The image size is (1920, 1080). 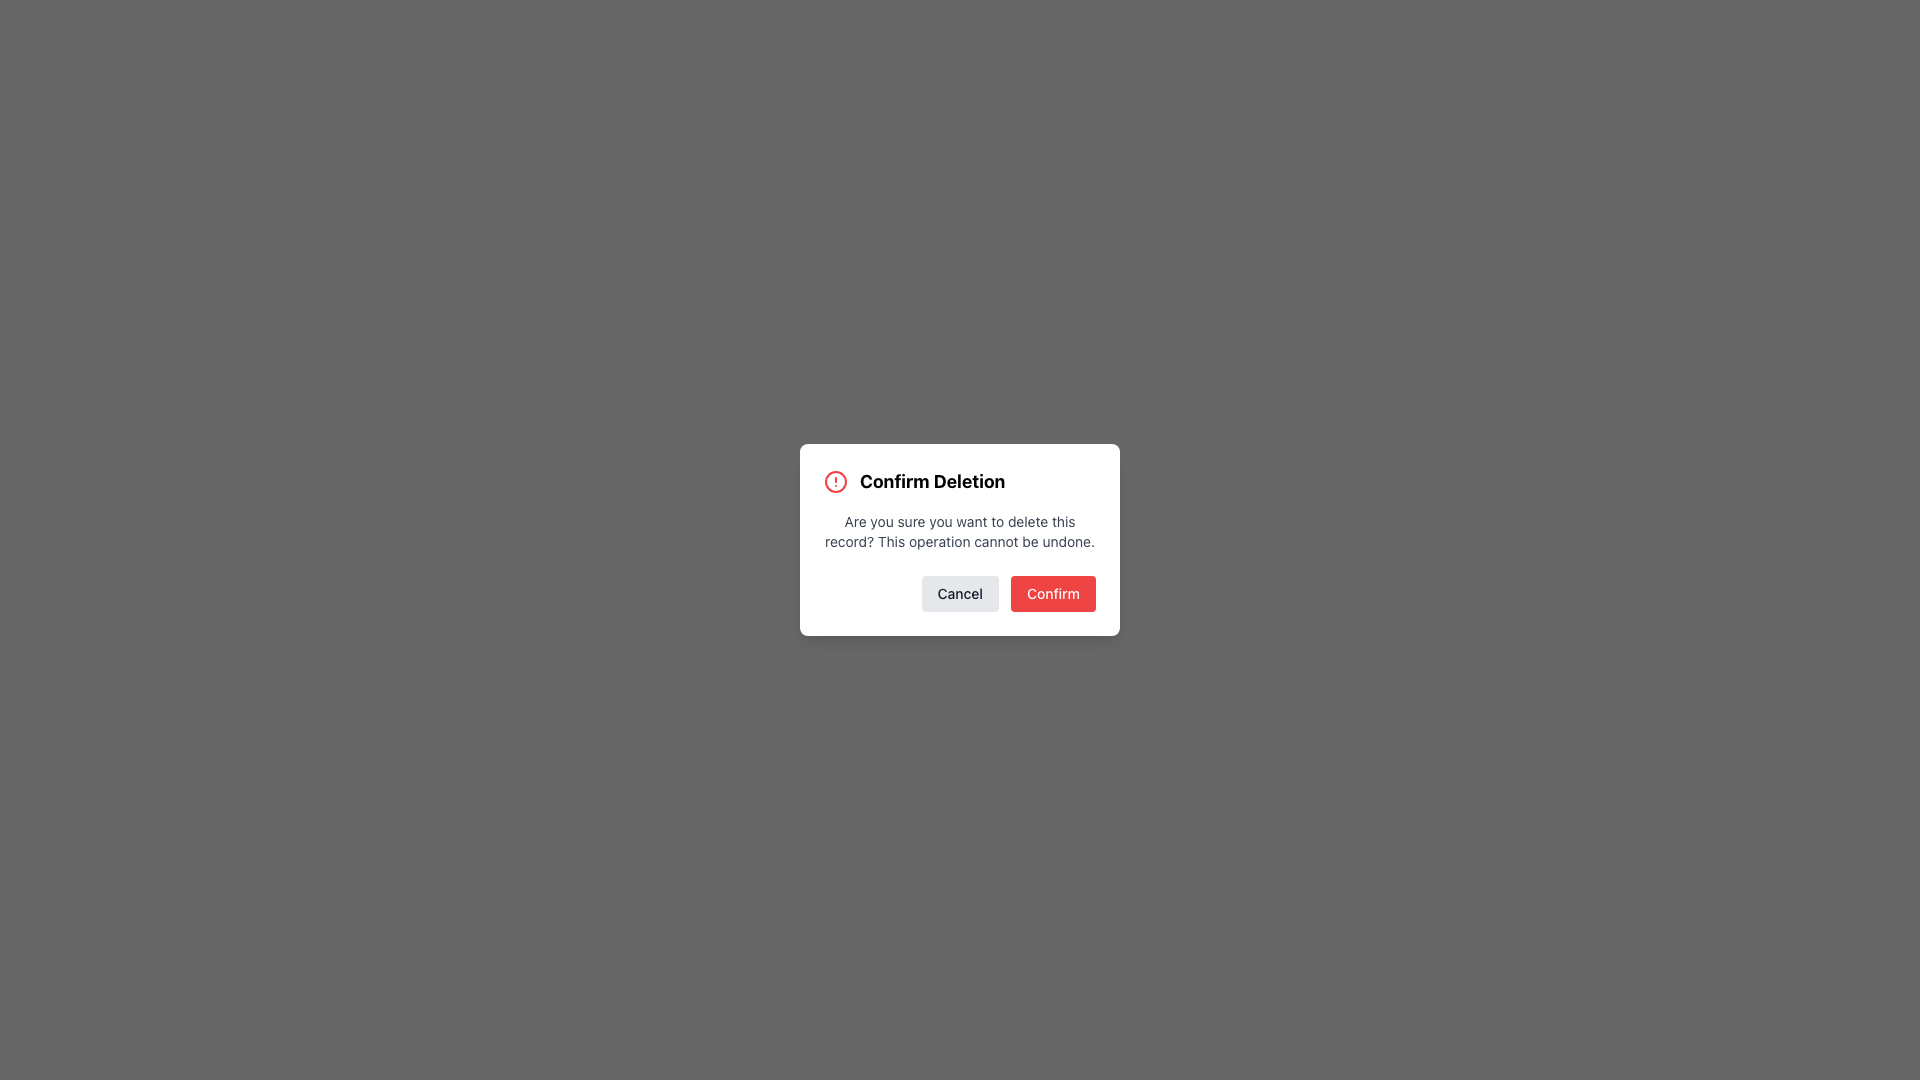 What do you see at coordinates (960, 482) in the screenshot?
I see `title text of the modal dialog that indicates the purpose of confirming the deletion of a record, positioned at the upper section of the modal above the descriptive text and action buttons` at bounding box center [960, 482].